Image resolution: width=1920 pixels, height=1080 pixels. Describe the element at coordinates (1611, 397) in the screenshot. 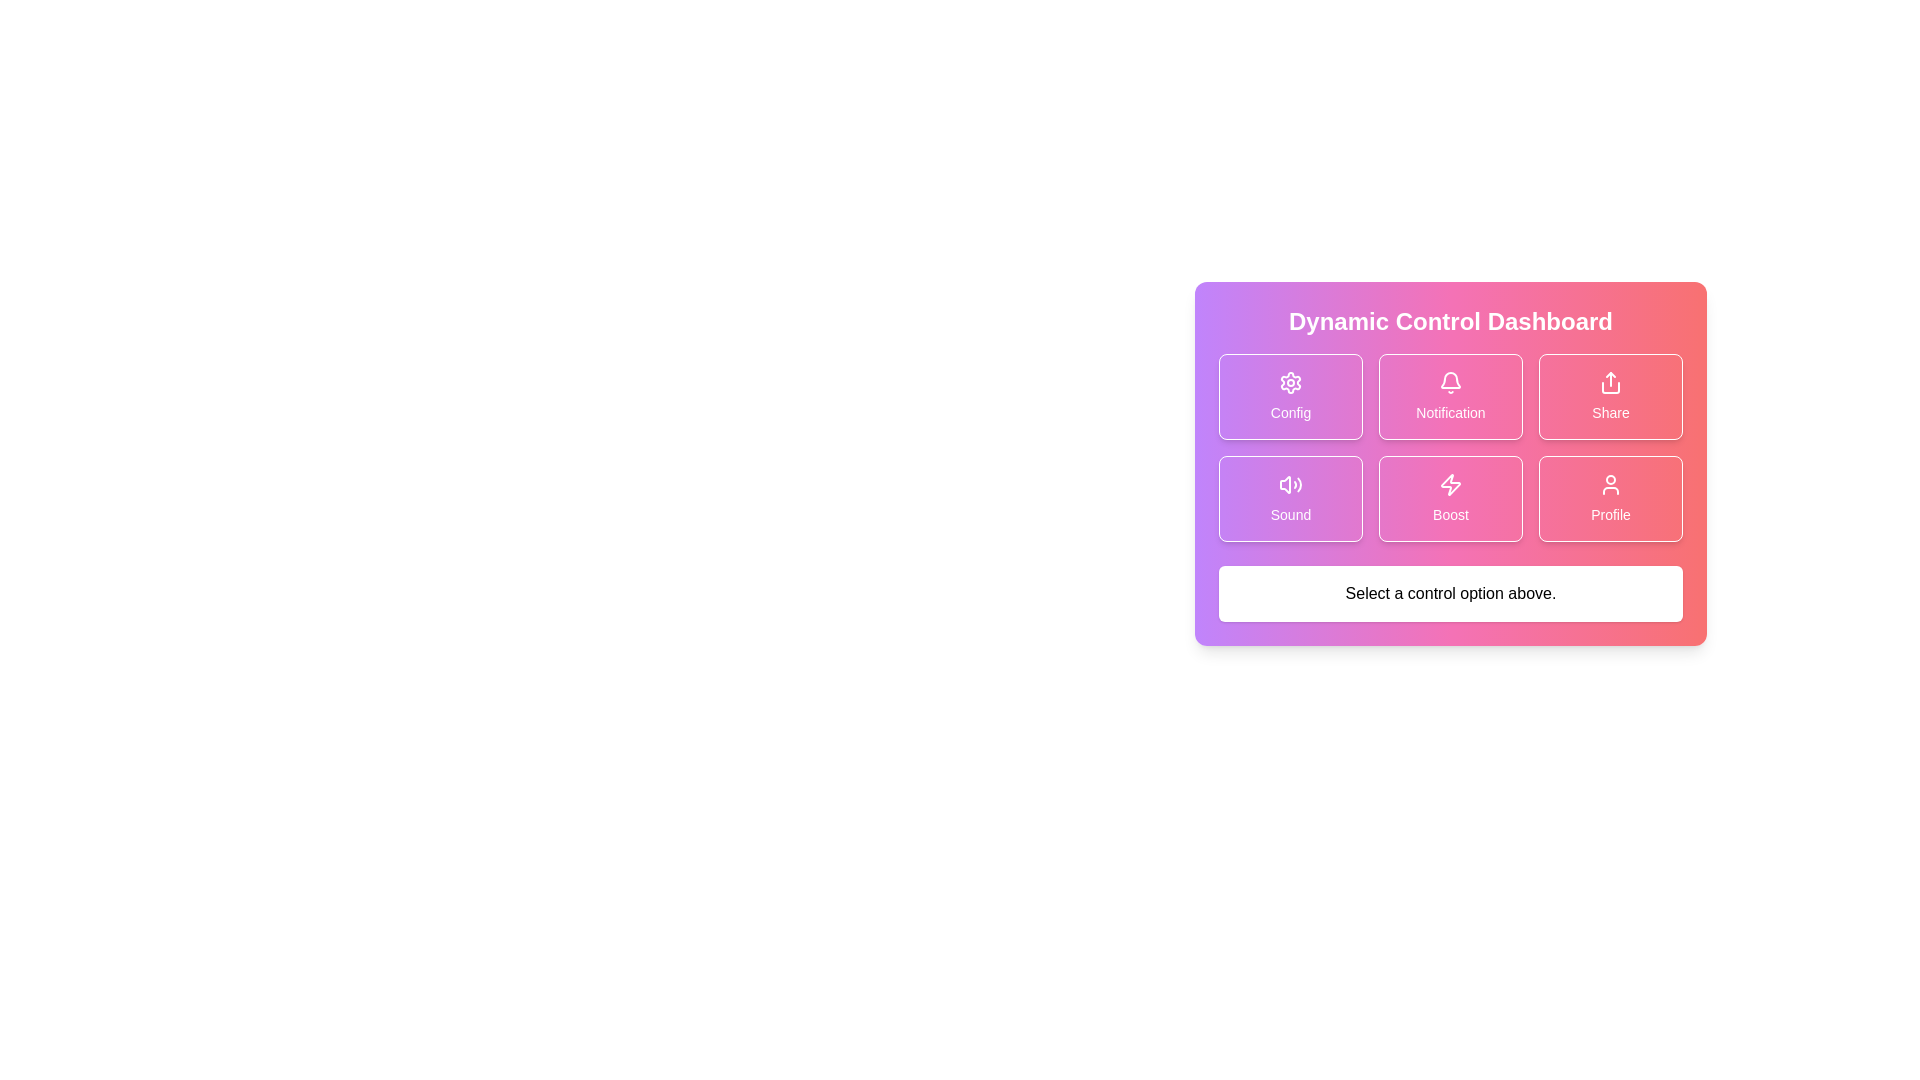

I see `the 'Share' button, which is a rectangular button with a gradient background and an upward-pointing arrow icon, located in the top-right corner of the grid in the 'Dynamic Control Dashboard'` at that location.